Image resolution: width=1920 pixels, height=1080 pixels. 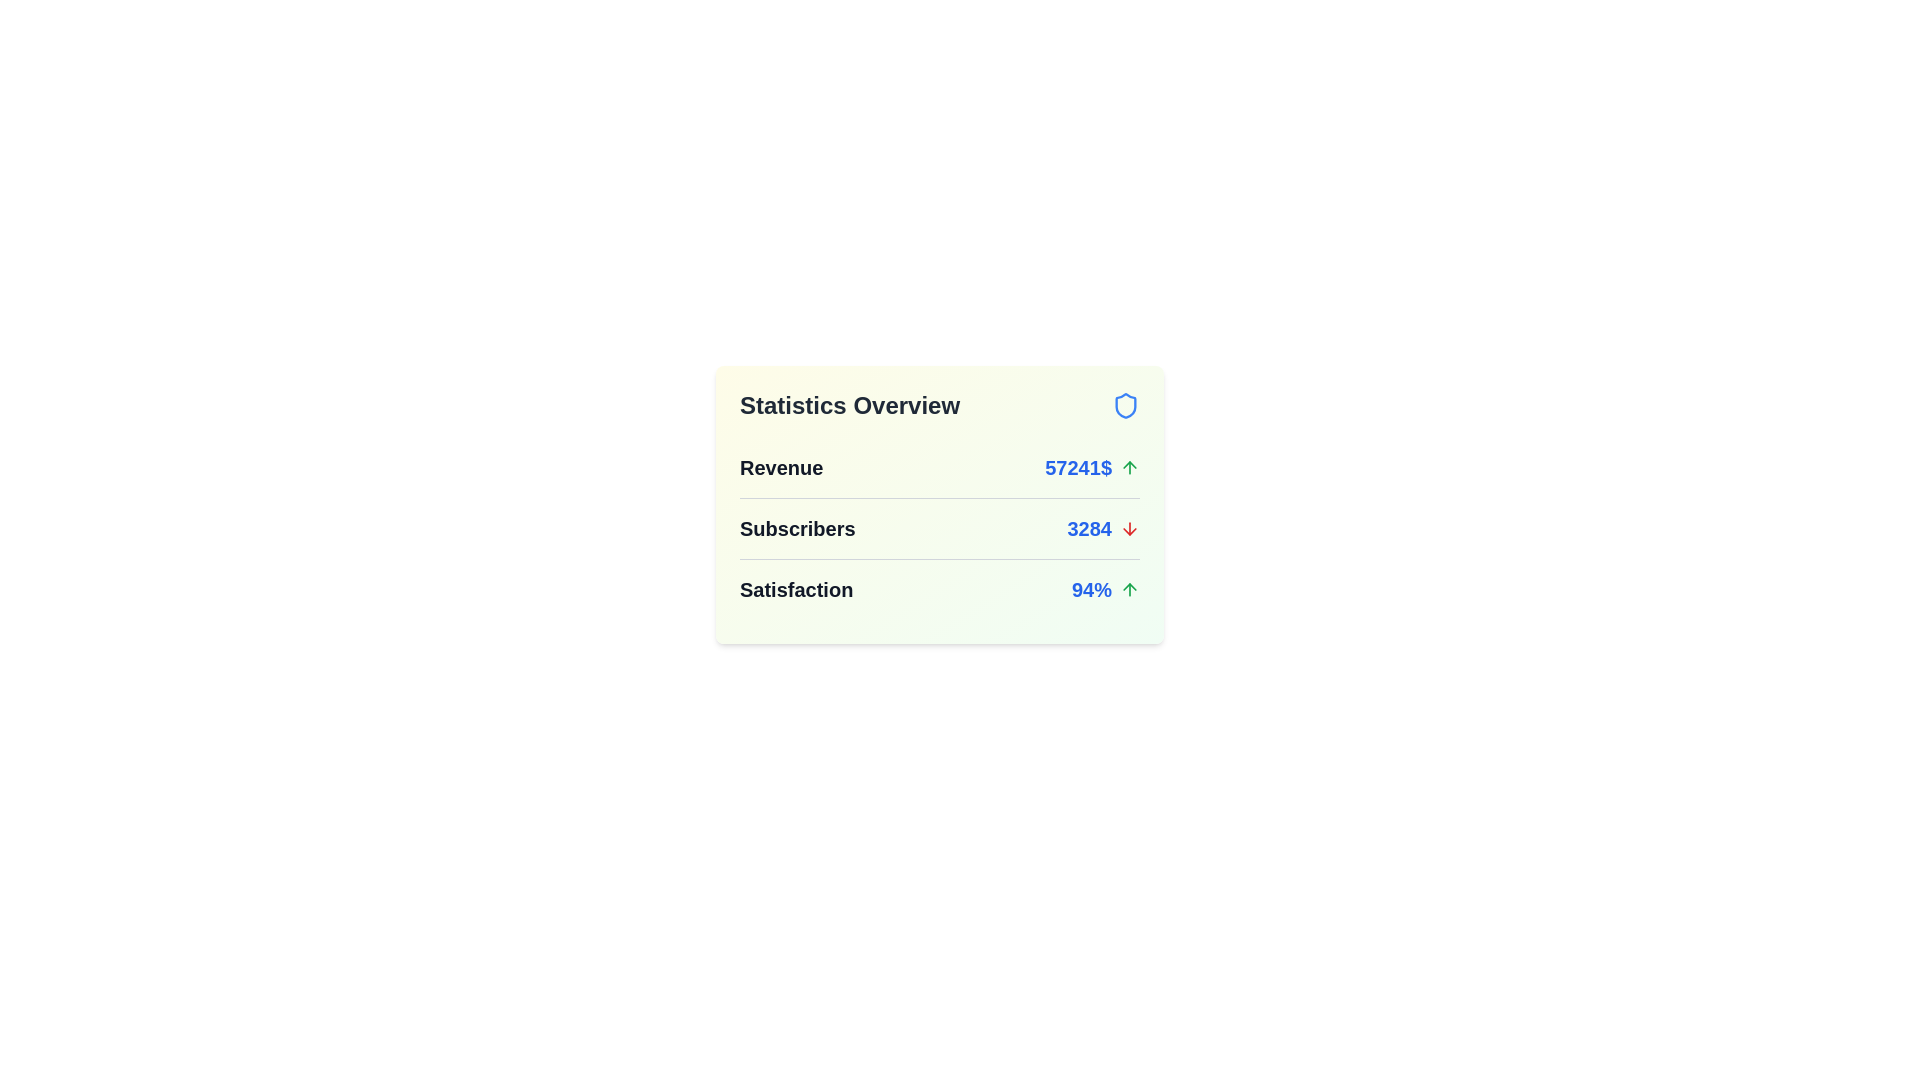 What do you see at coordinates (1091, 467) in the screenshot?
I see `the statistic Revenue to view its details` at bounding box center [1091, 467].